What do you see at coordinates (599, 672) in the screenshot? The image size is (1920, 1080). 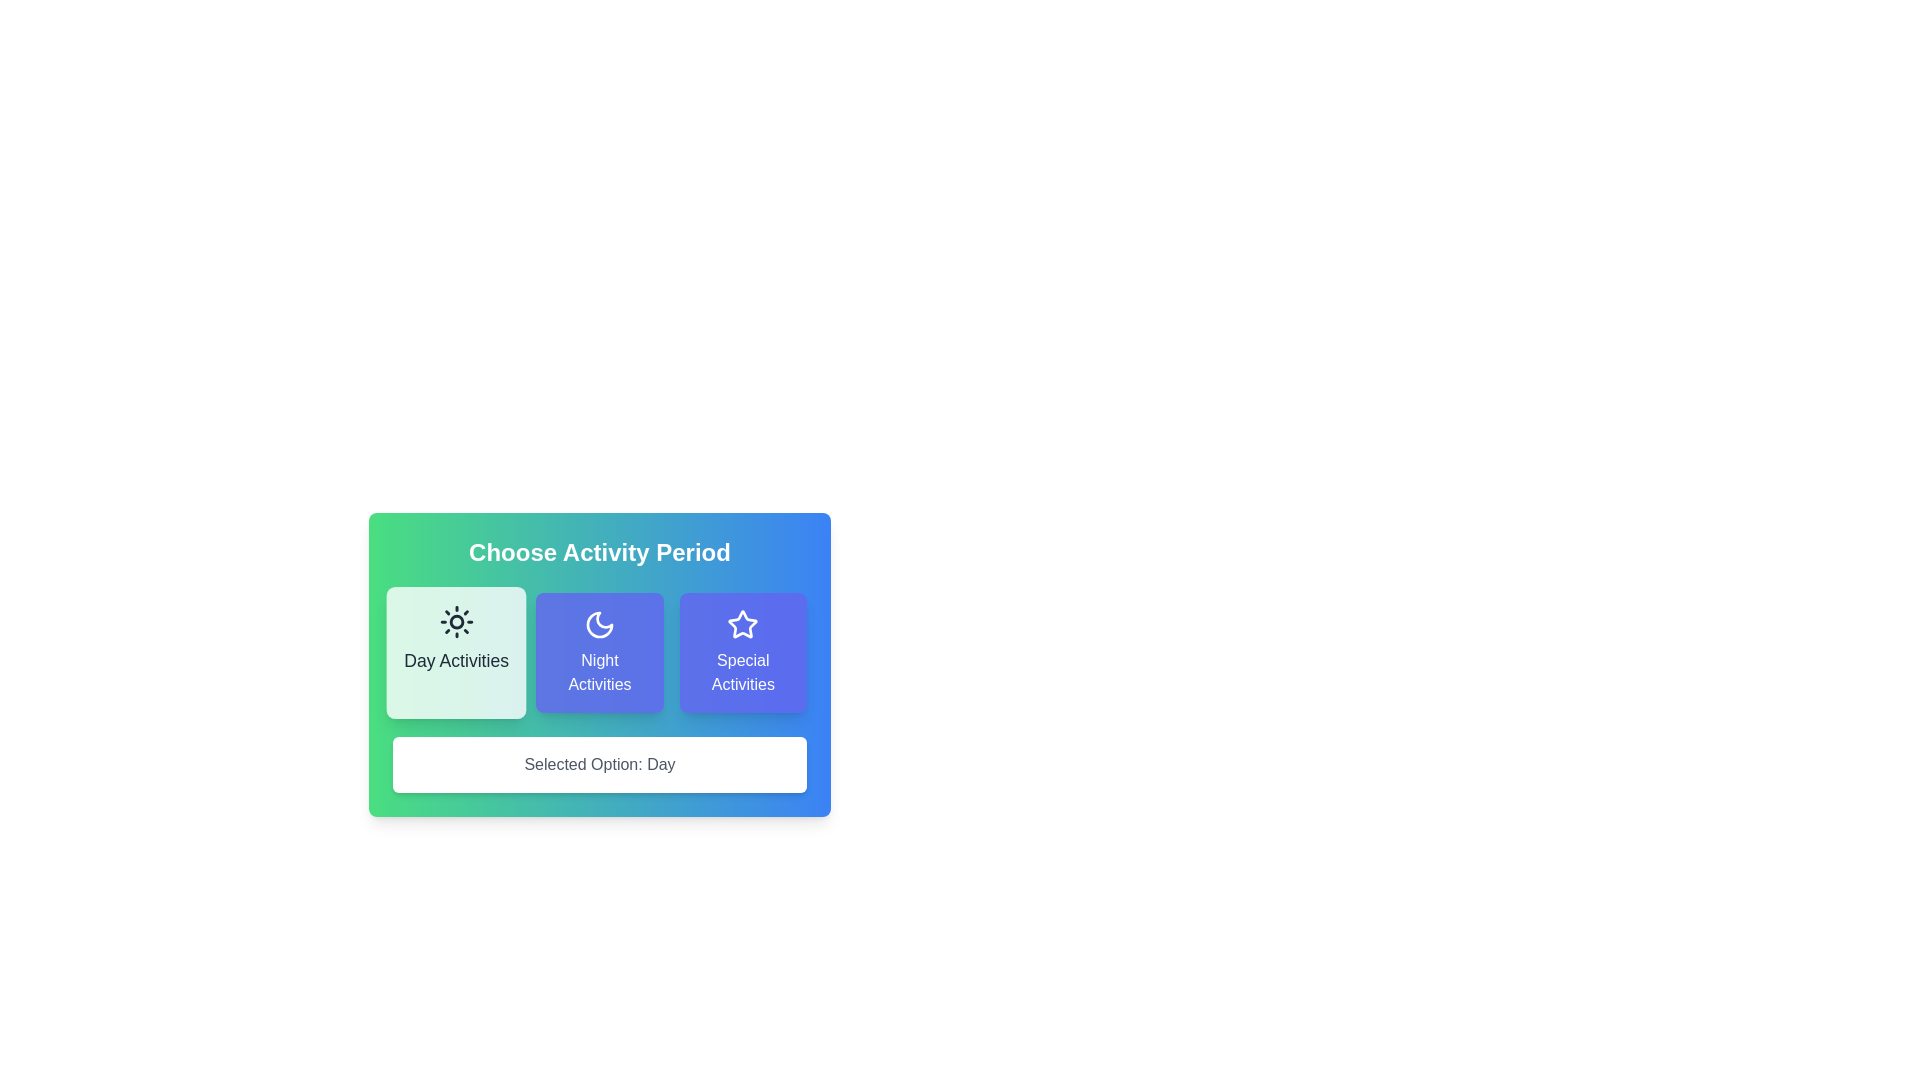 I see `'Night Activities' text label located in the middle card of the trio under 'Choose Activity Period', which is below the moon icon` at bounding box center [599, 672].